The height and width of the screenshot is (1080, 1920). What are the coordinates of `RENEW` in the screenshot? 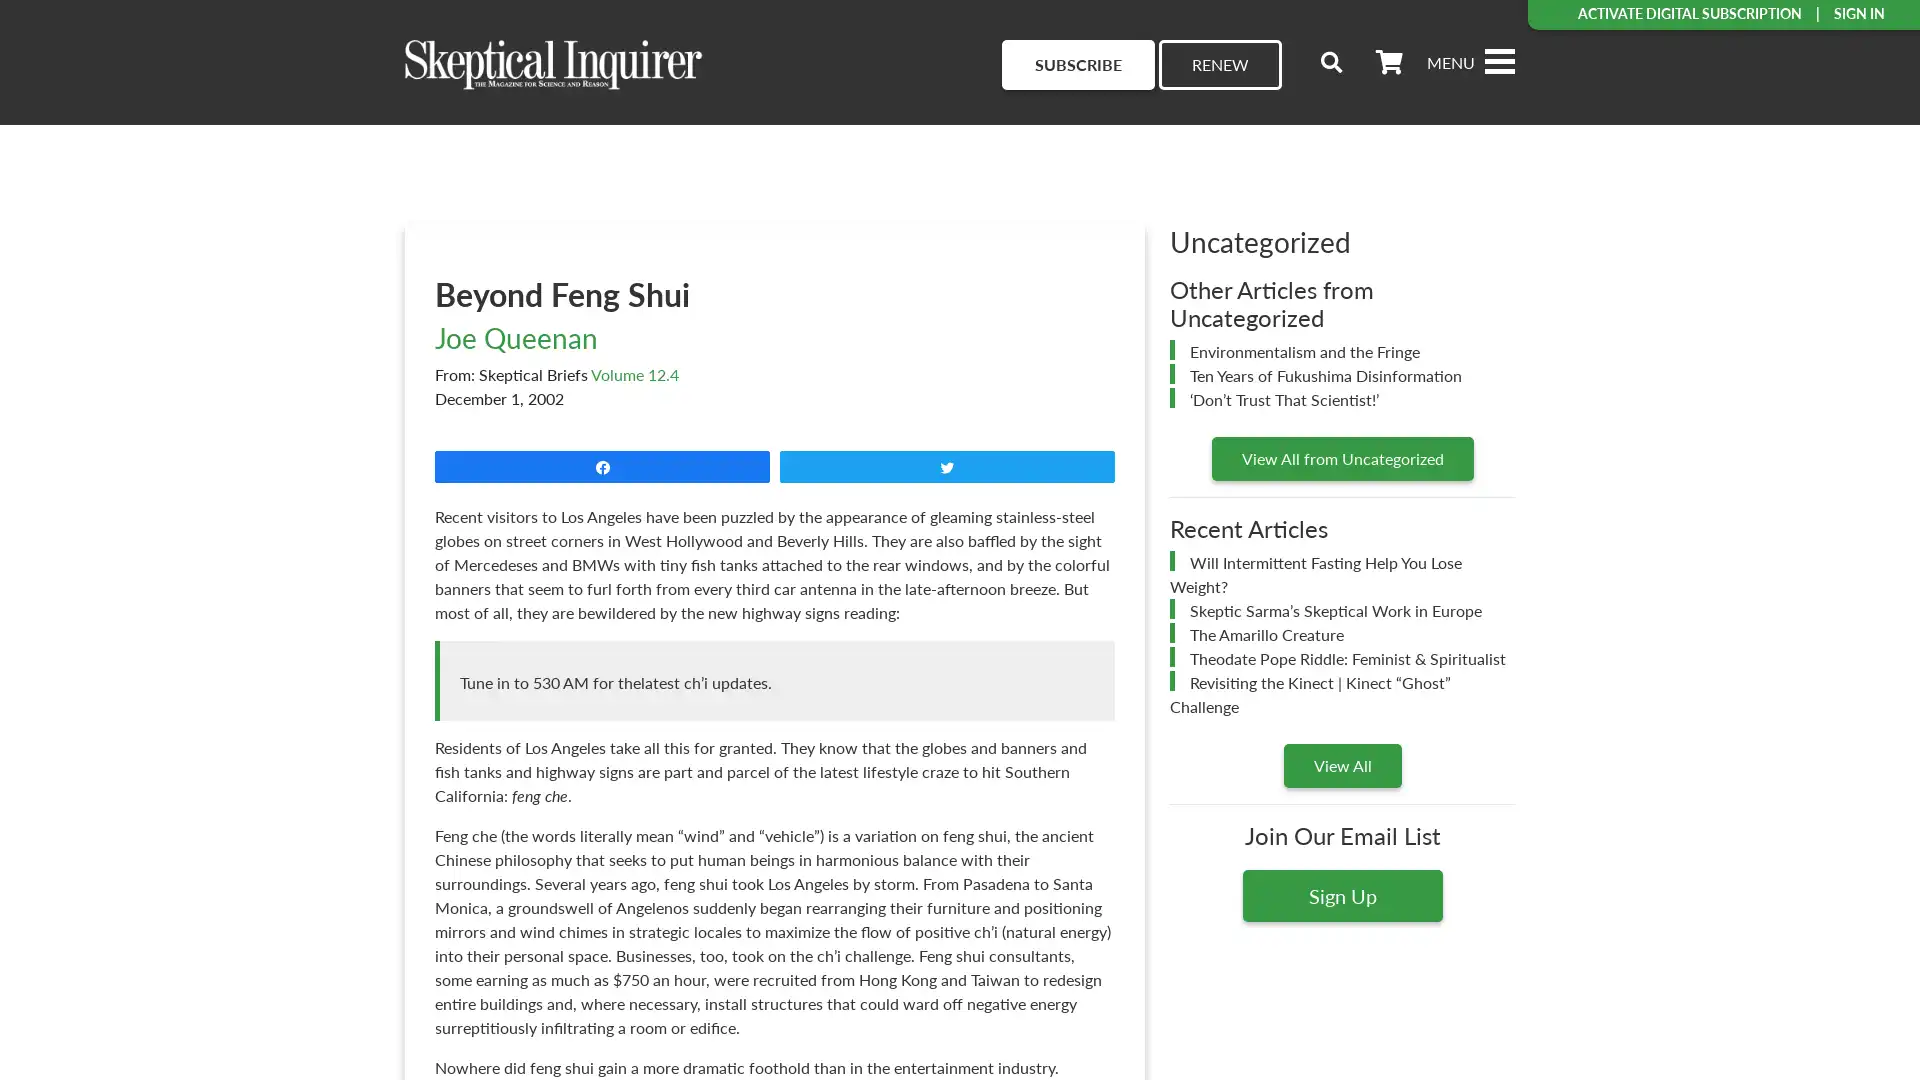 It's located at (1219, 64).